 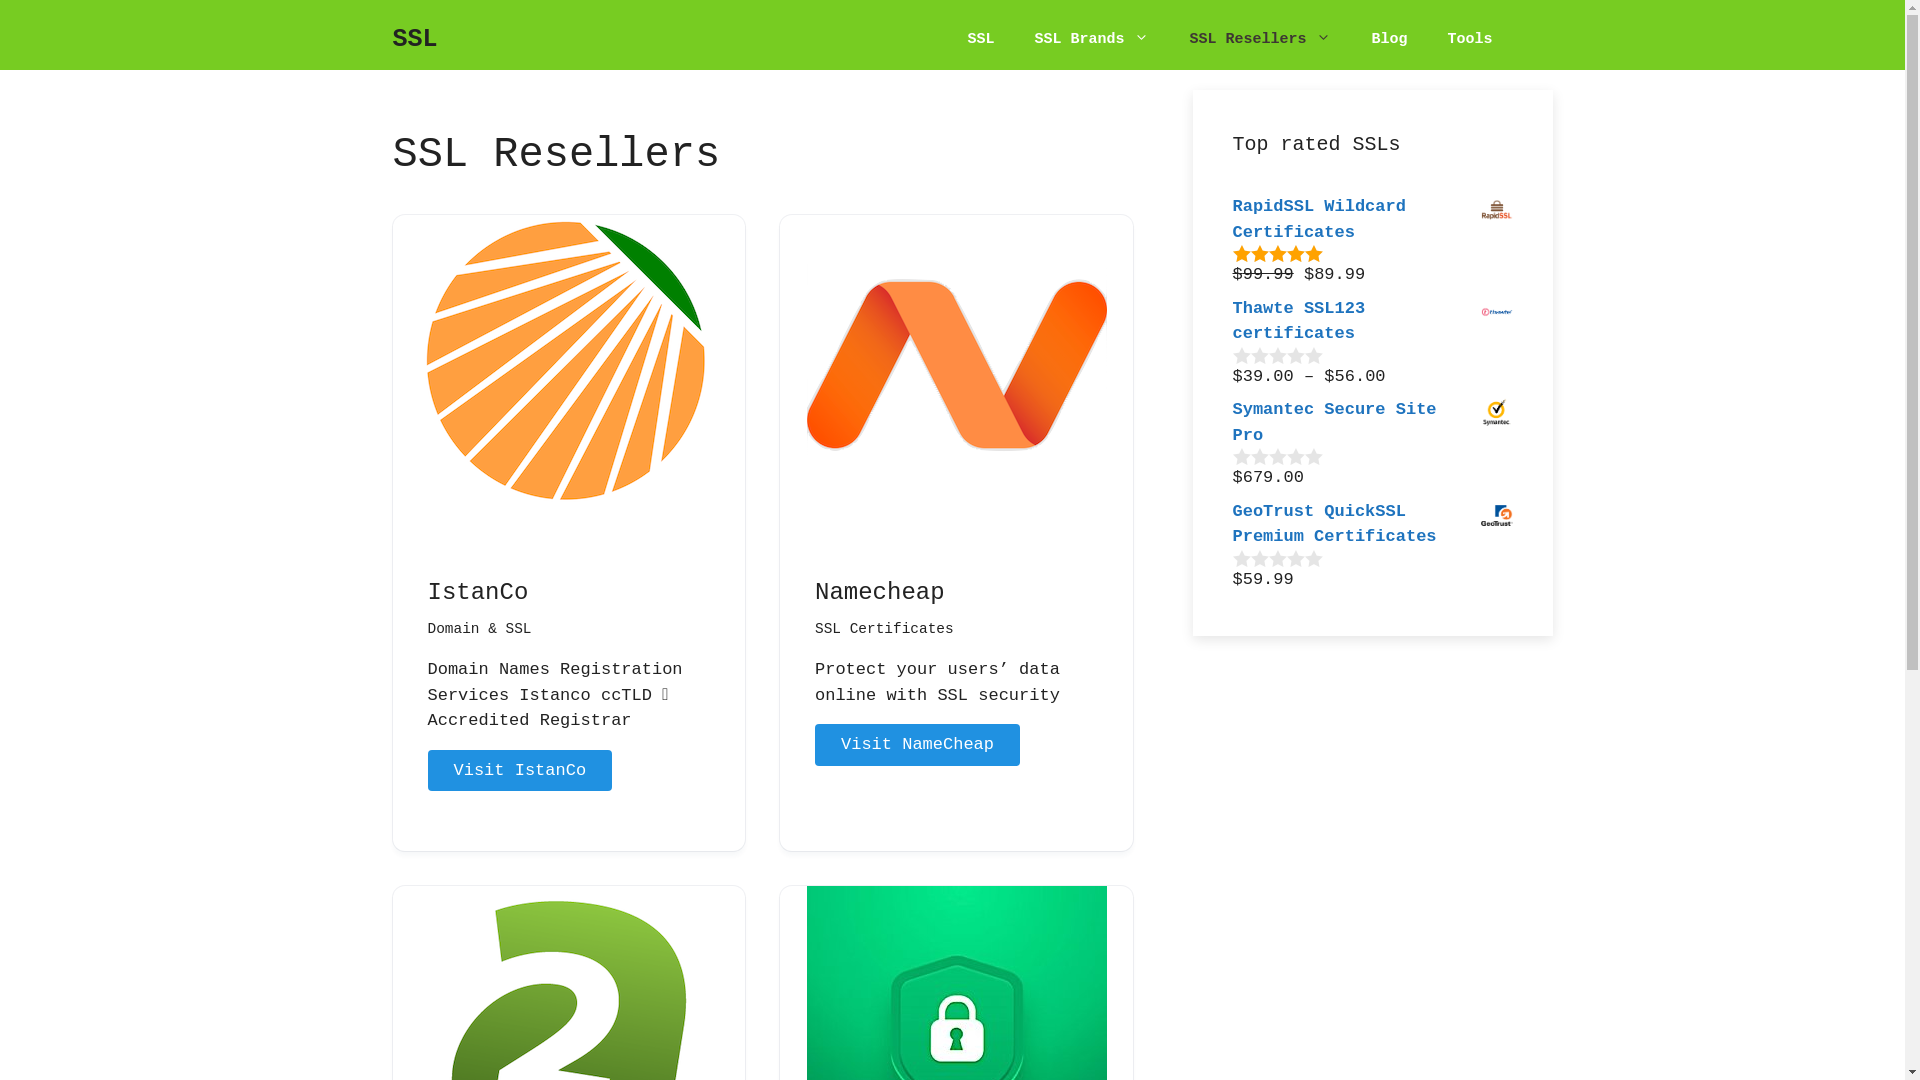 What do you see at coordinates (426, 770) in the screenshot?
I see `'Visit IstanCo'` at bounding box center [426, 770].